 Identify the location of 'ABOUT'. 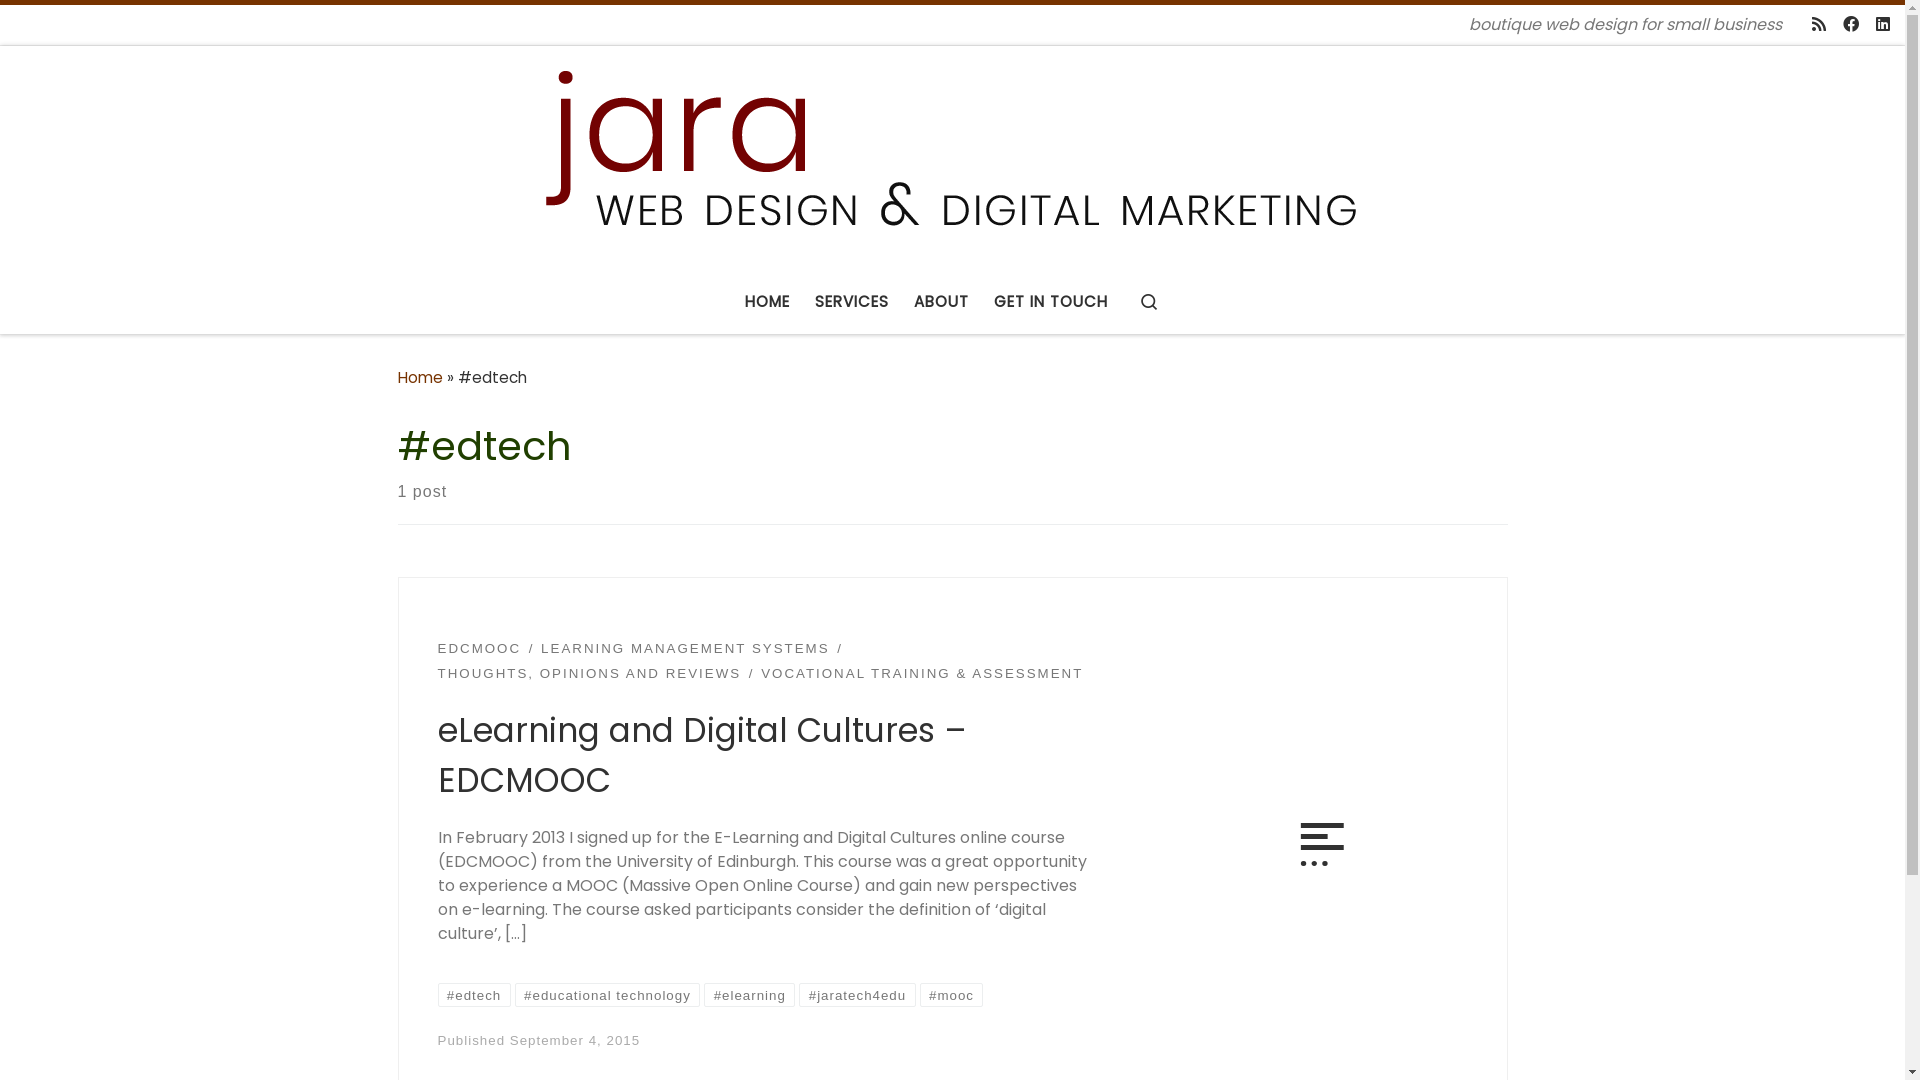
(940, 301).